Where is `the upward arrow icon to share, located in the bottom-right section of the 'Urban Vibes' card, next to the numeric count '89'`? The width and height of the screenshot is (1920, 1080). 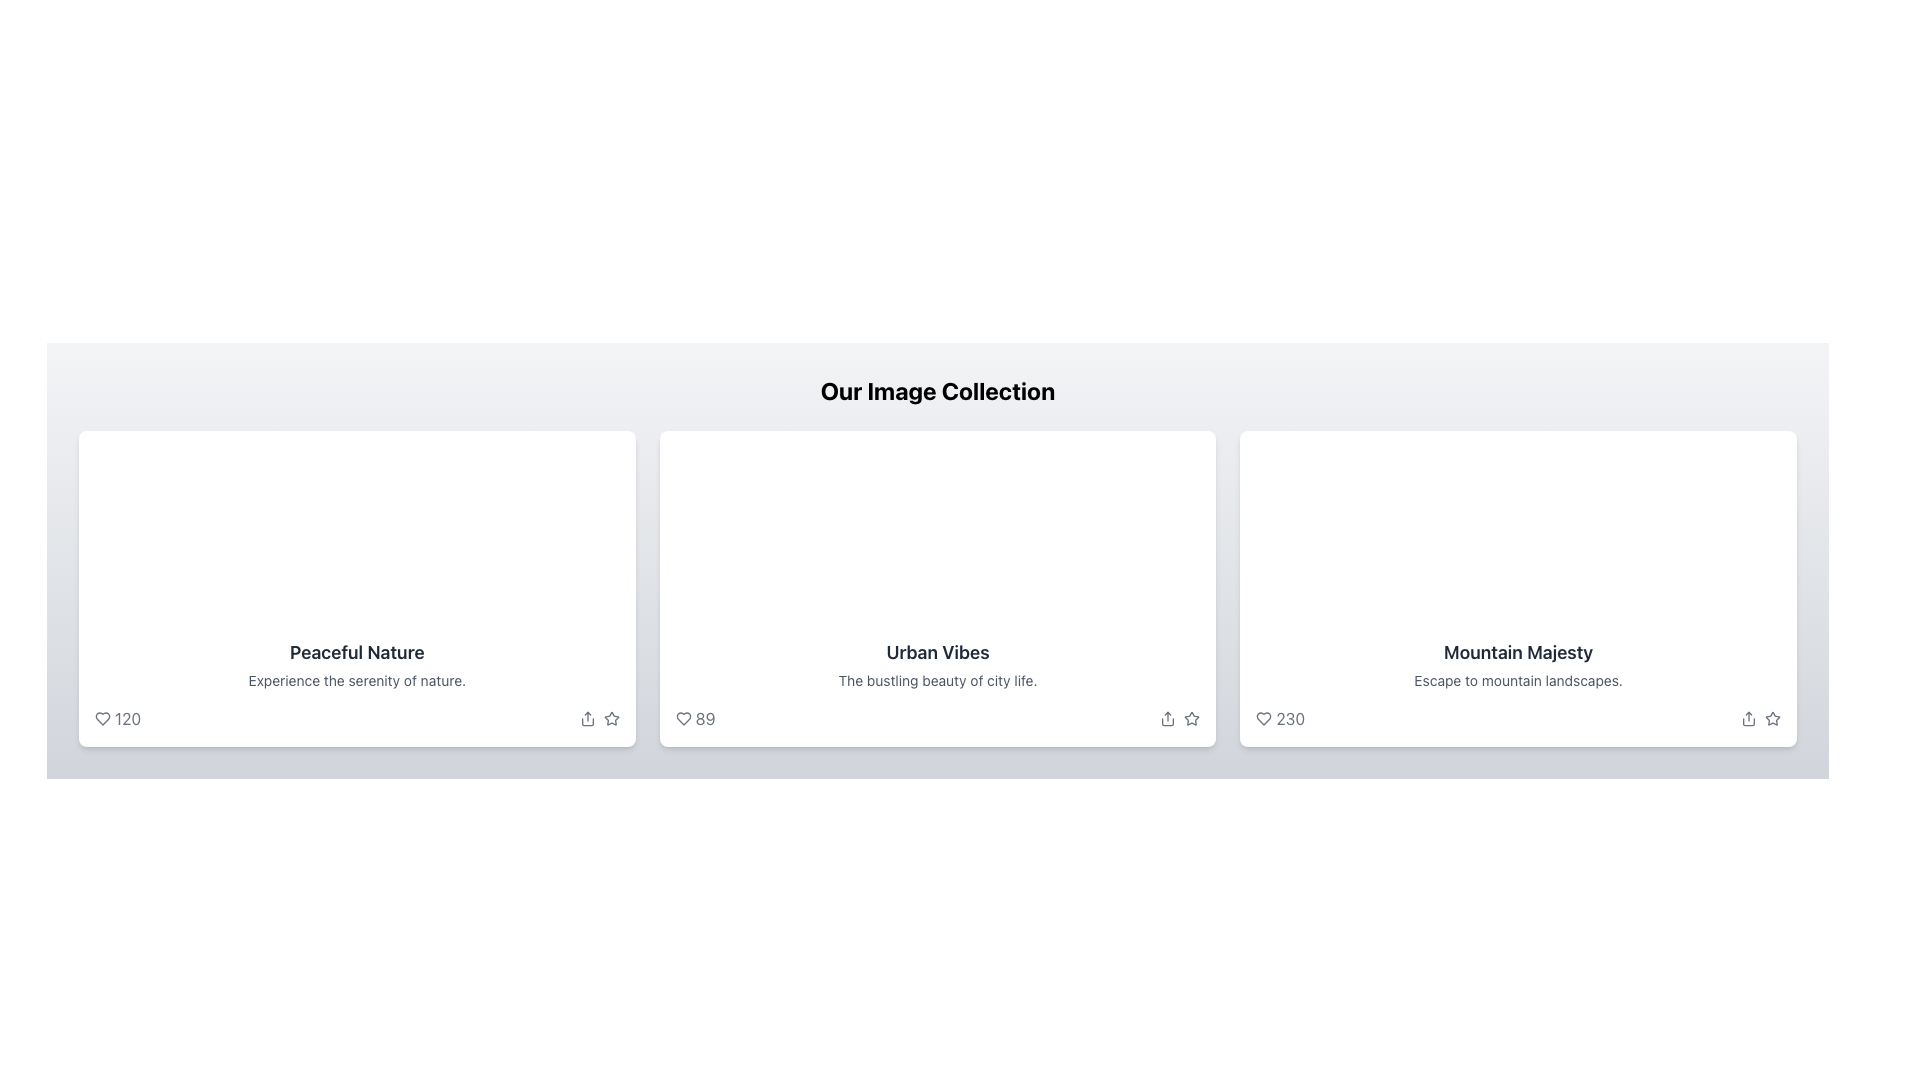 the upward arrow icon to share, located in the bottom-right section of the 'Urban Vibes' card, next to the numeric count '89' is located at coordinates (1180, 717).